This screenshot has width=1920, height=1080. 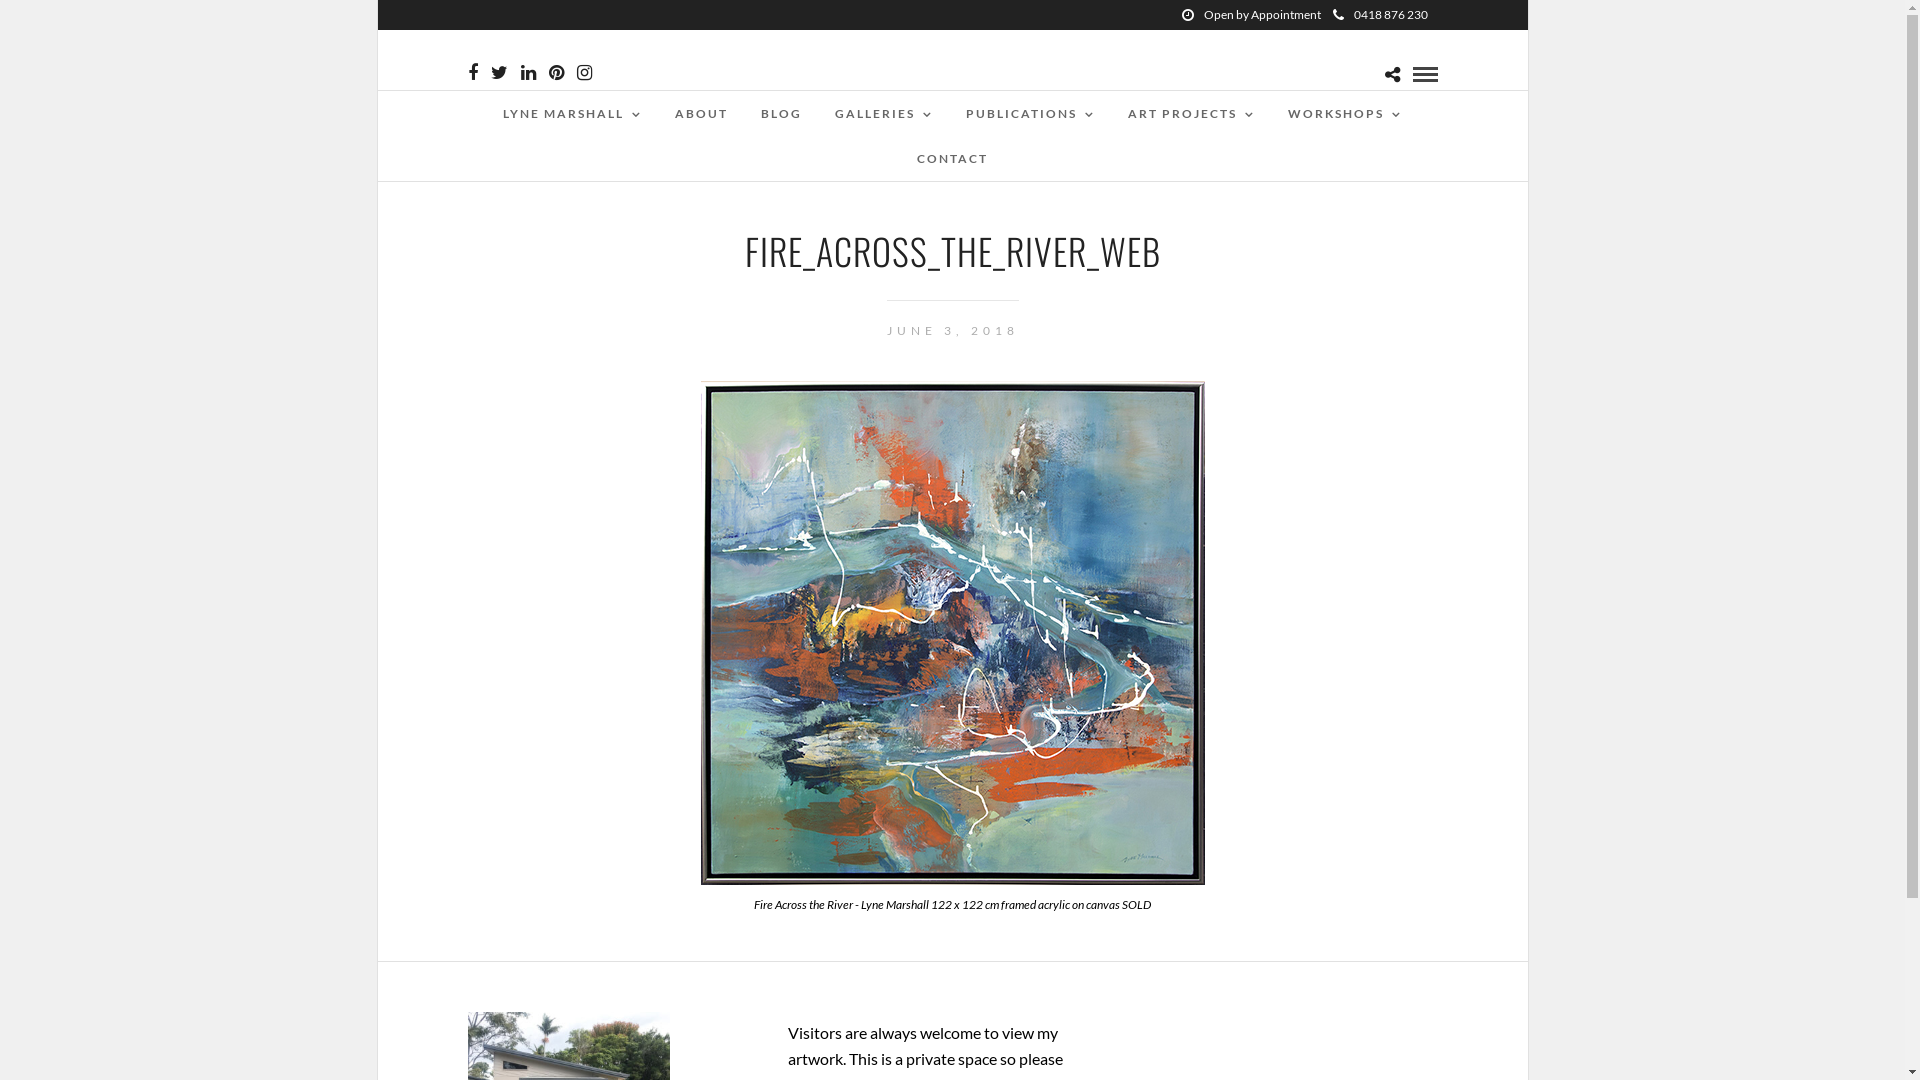 What do you see at coordinates (1030, 113) in the screenshot?
I see `'PUBLICATIONS'` at bounding box center [1030, 113].